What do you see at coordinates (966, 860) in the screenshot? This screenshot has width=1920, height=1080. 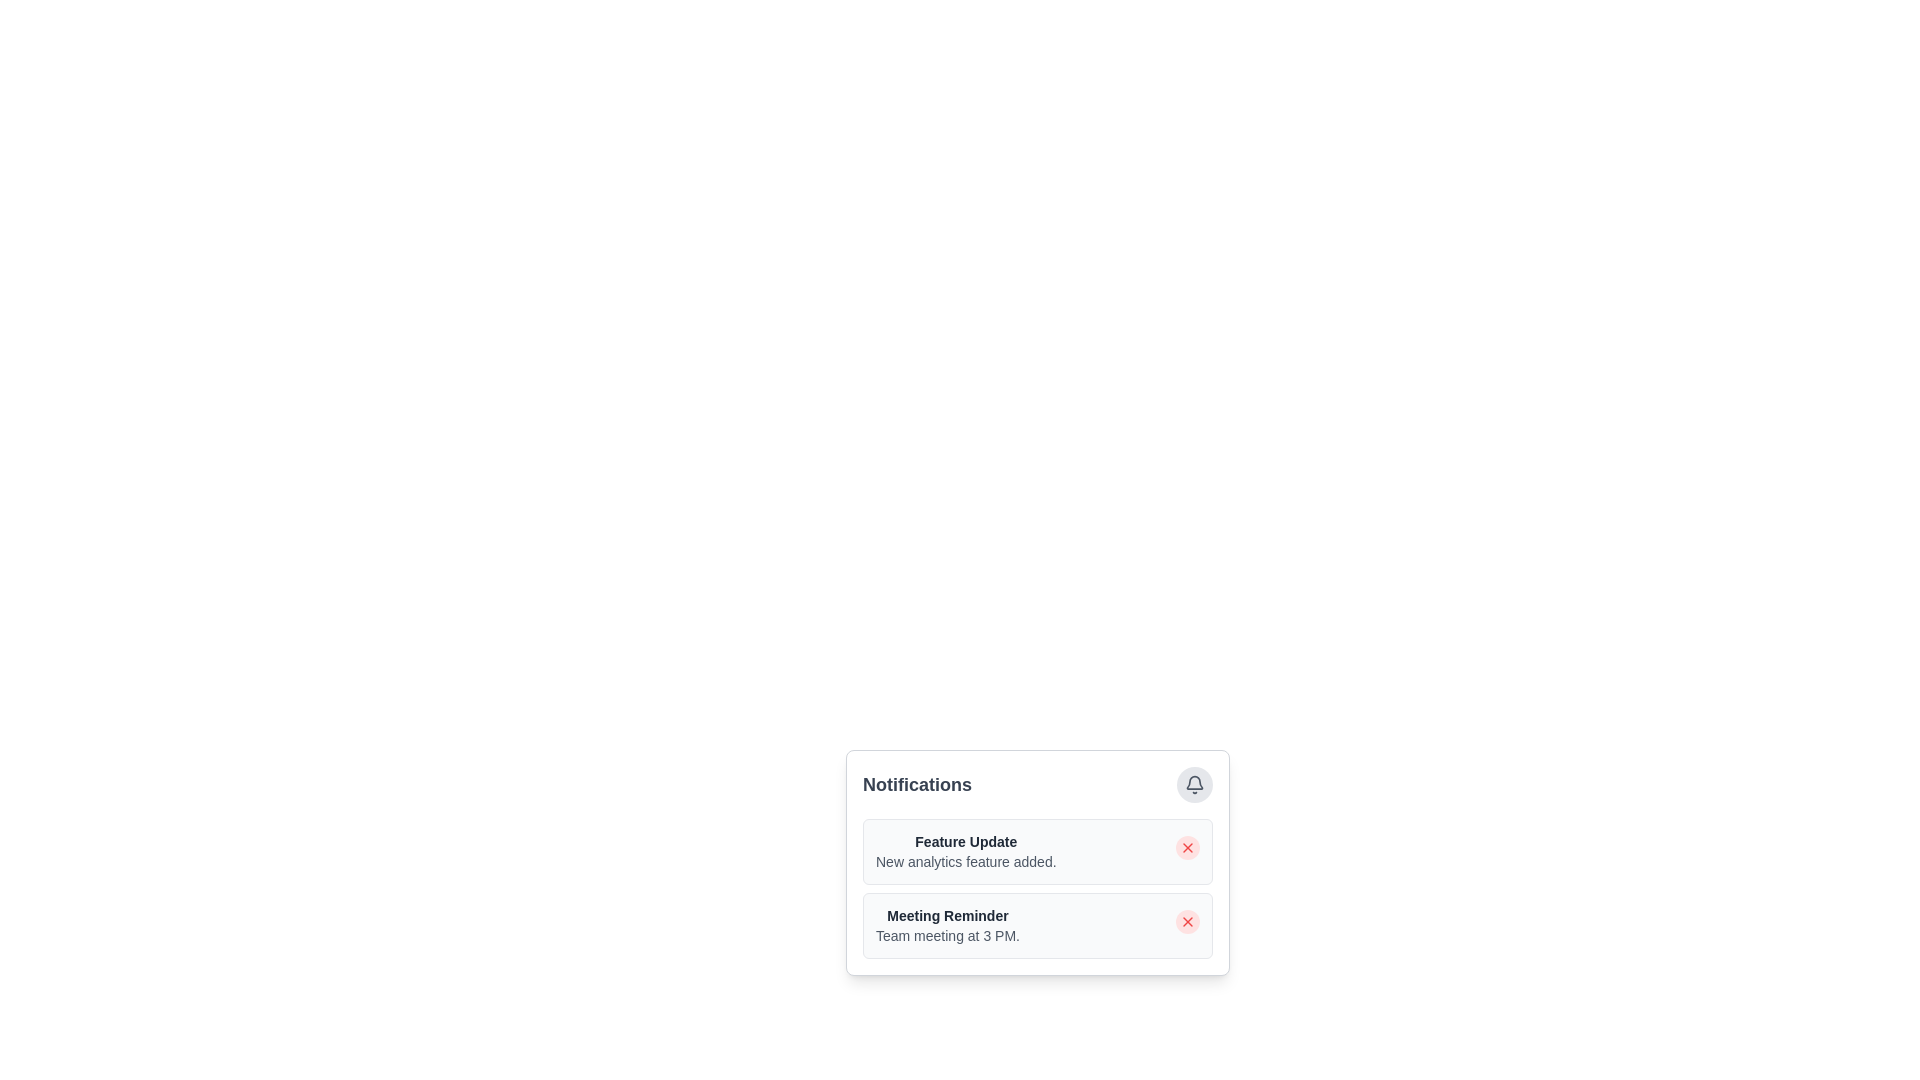 I see `the descriptive text element that provides information about a newly added feature, located below the 'Feature Update' heading in the notification card` at bounding box center [966, 860].